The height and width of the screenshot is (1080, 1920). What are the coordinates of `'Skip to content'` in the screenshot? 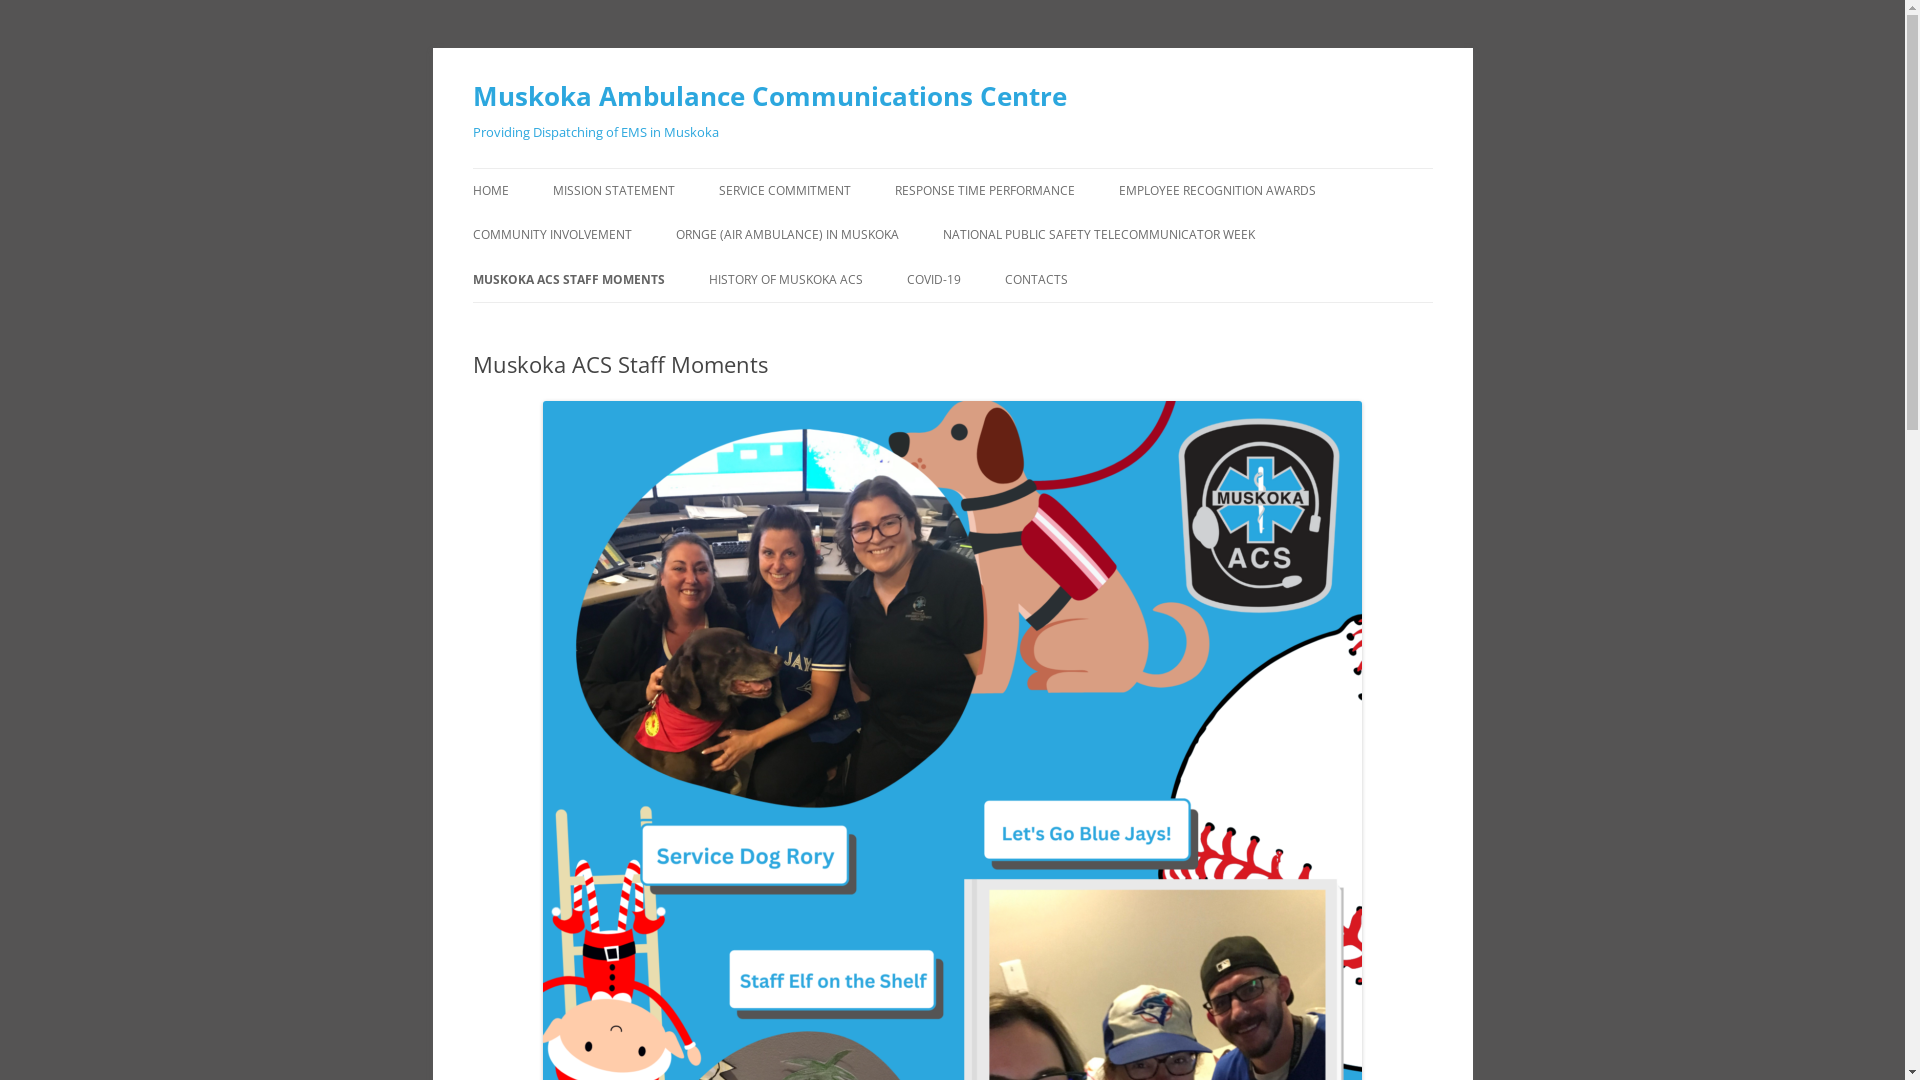 It's located at (951, 167).